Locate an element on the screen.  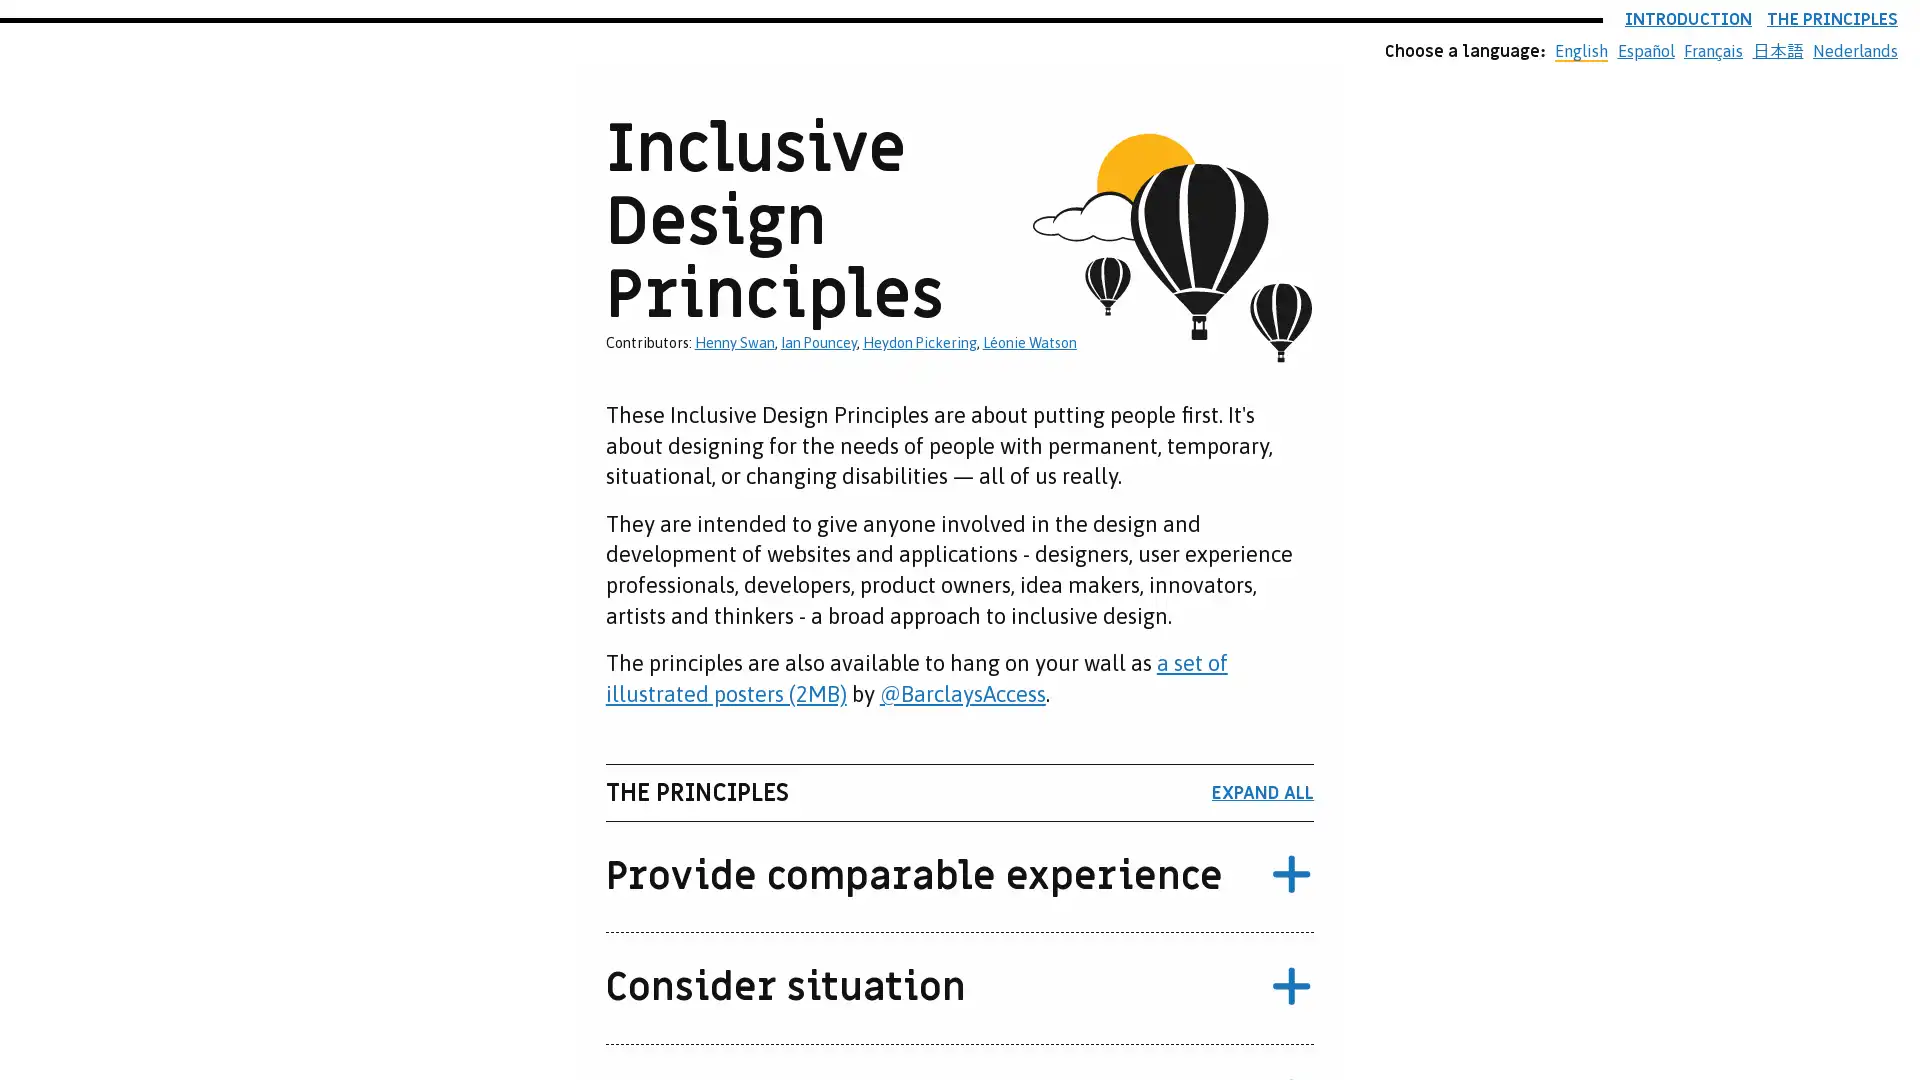
open section is located at coordinates (1291, 986).